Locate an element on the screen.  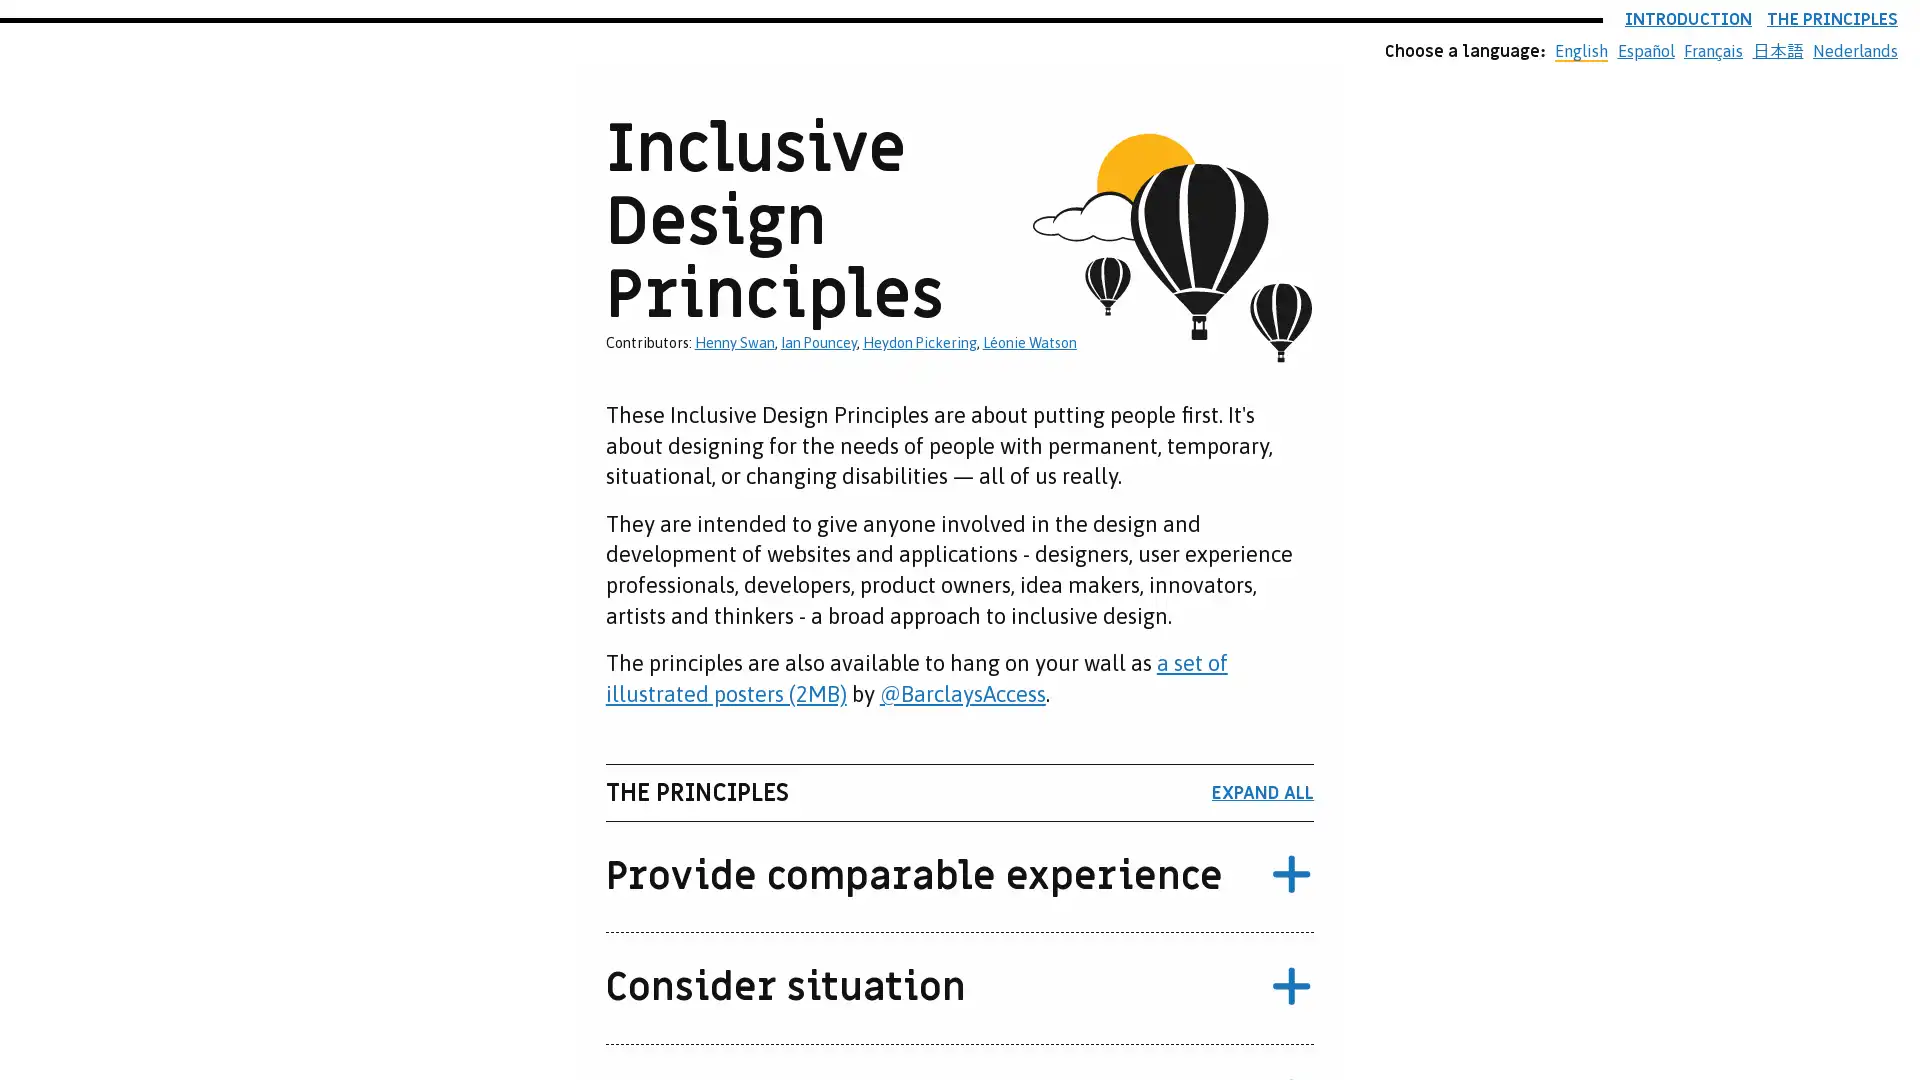
open section is located at coordinates (1291, 986).